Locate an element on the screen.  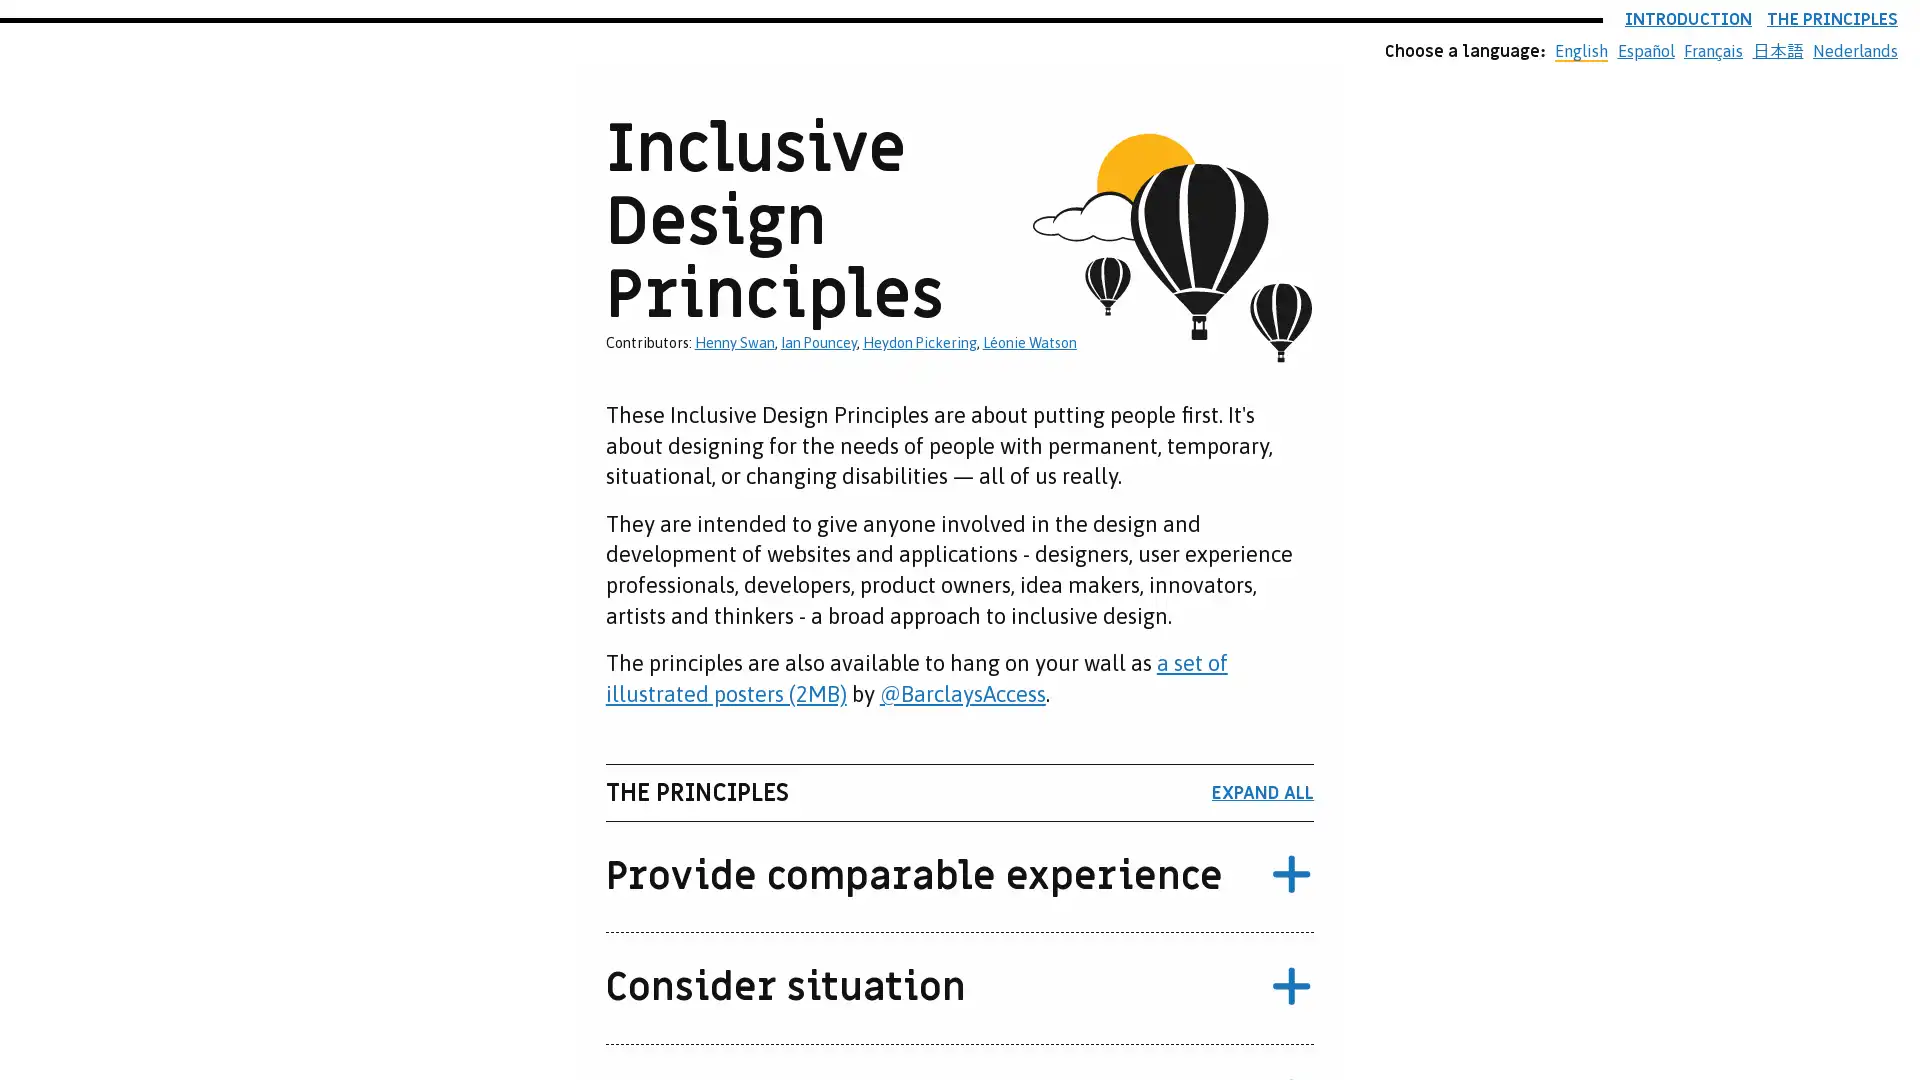
open section is located at coordinates (1291, 986).